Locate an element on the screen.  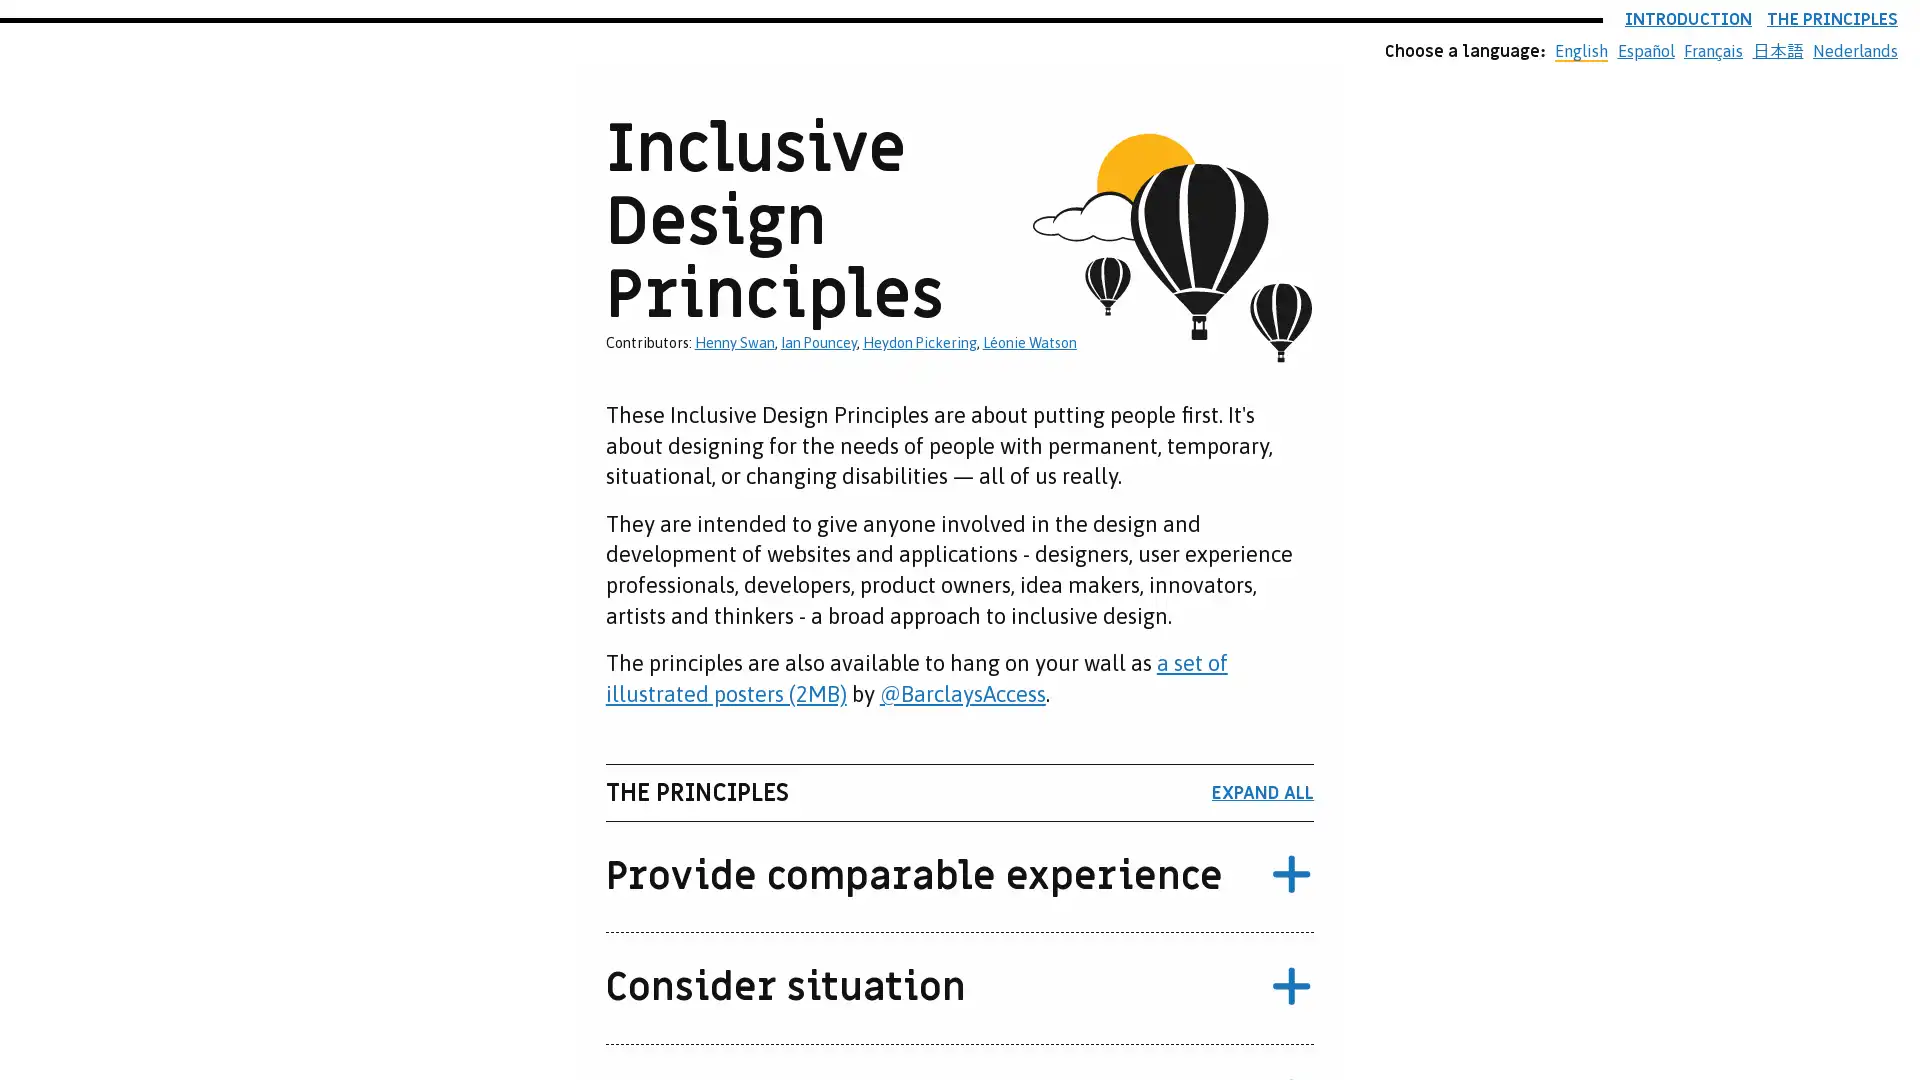
open section is located at coordinates (1291, 986).